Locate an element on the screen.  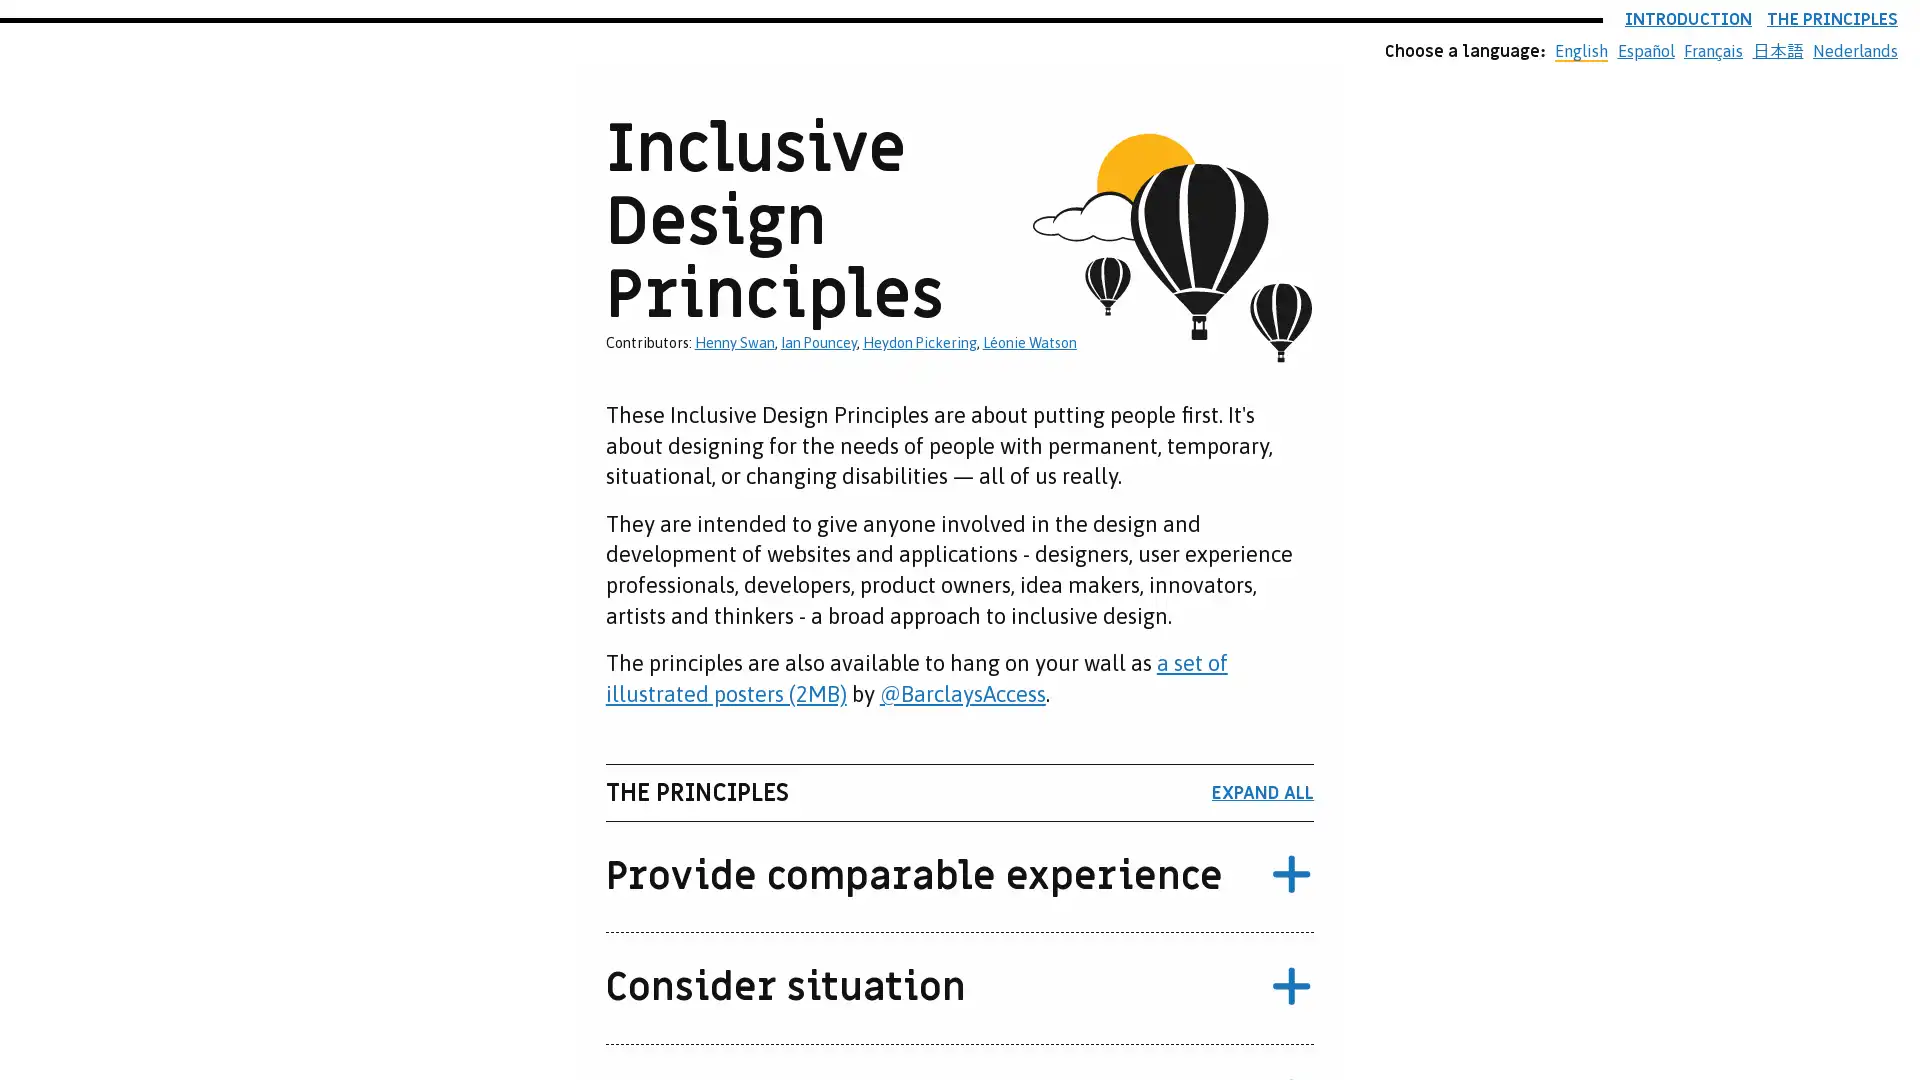
open section is located at coordinates (1291, 986).